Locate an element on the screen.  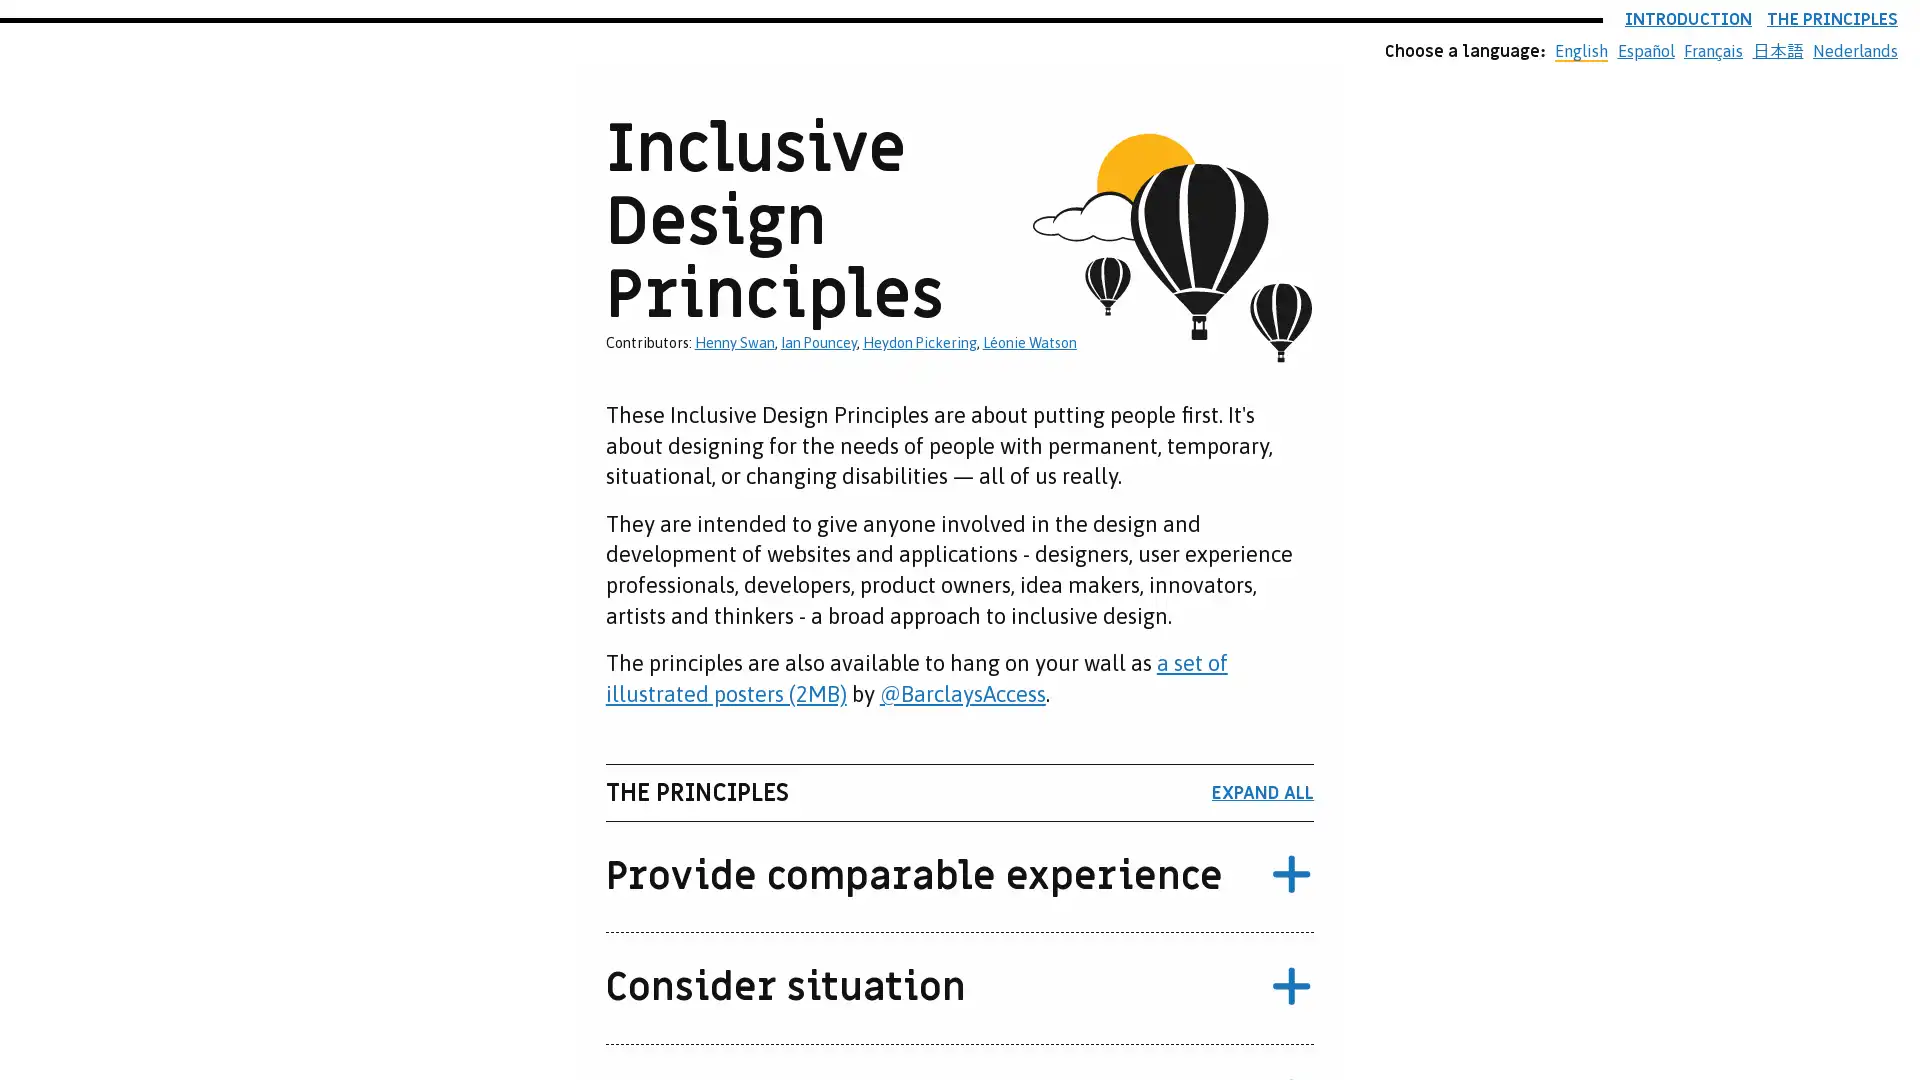
open section is located at coordinates (1291, 986).